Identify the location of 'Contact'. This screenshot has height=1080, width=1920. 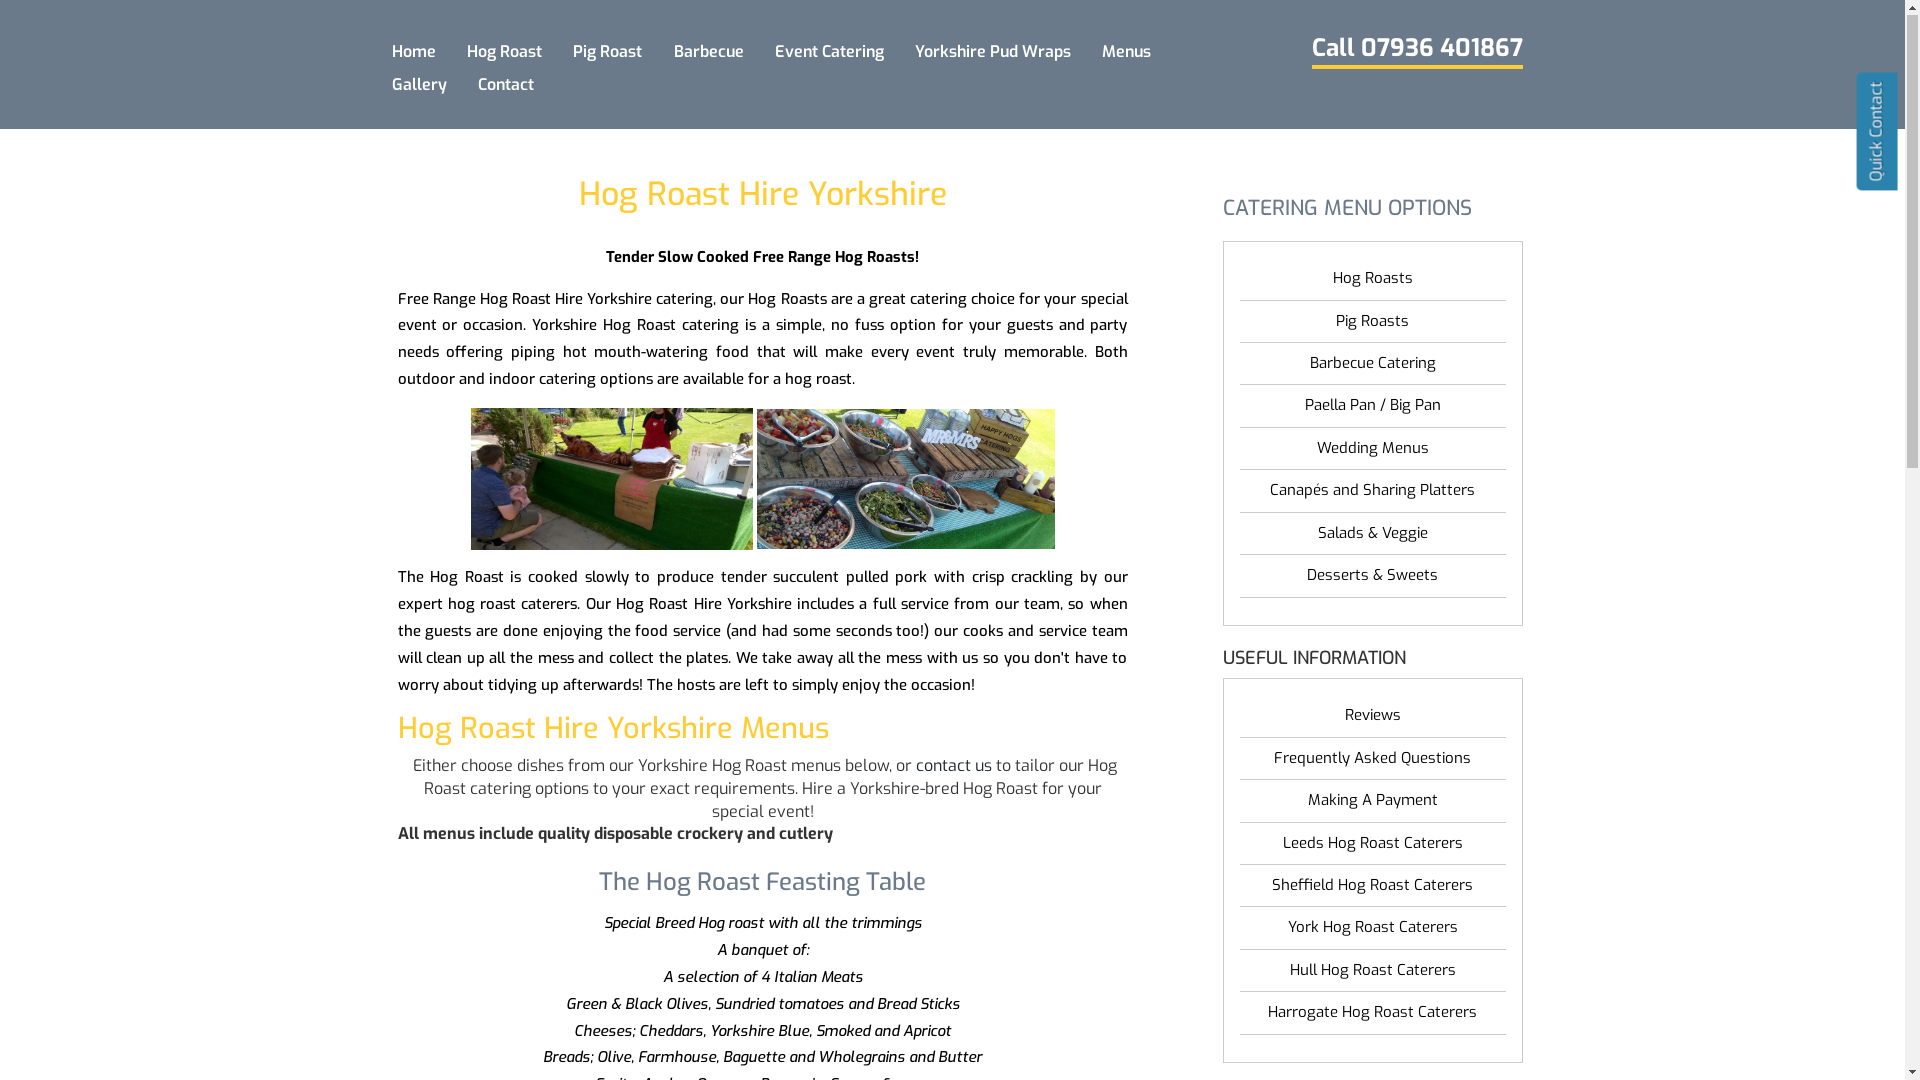
(506, 84).